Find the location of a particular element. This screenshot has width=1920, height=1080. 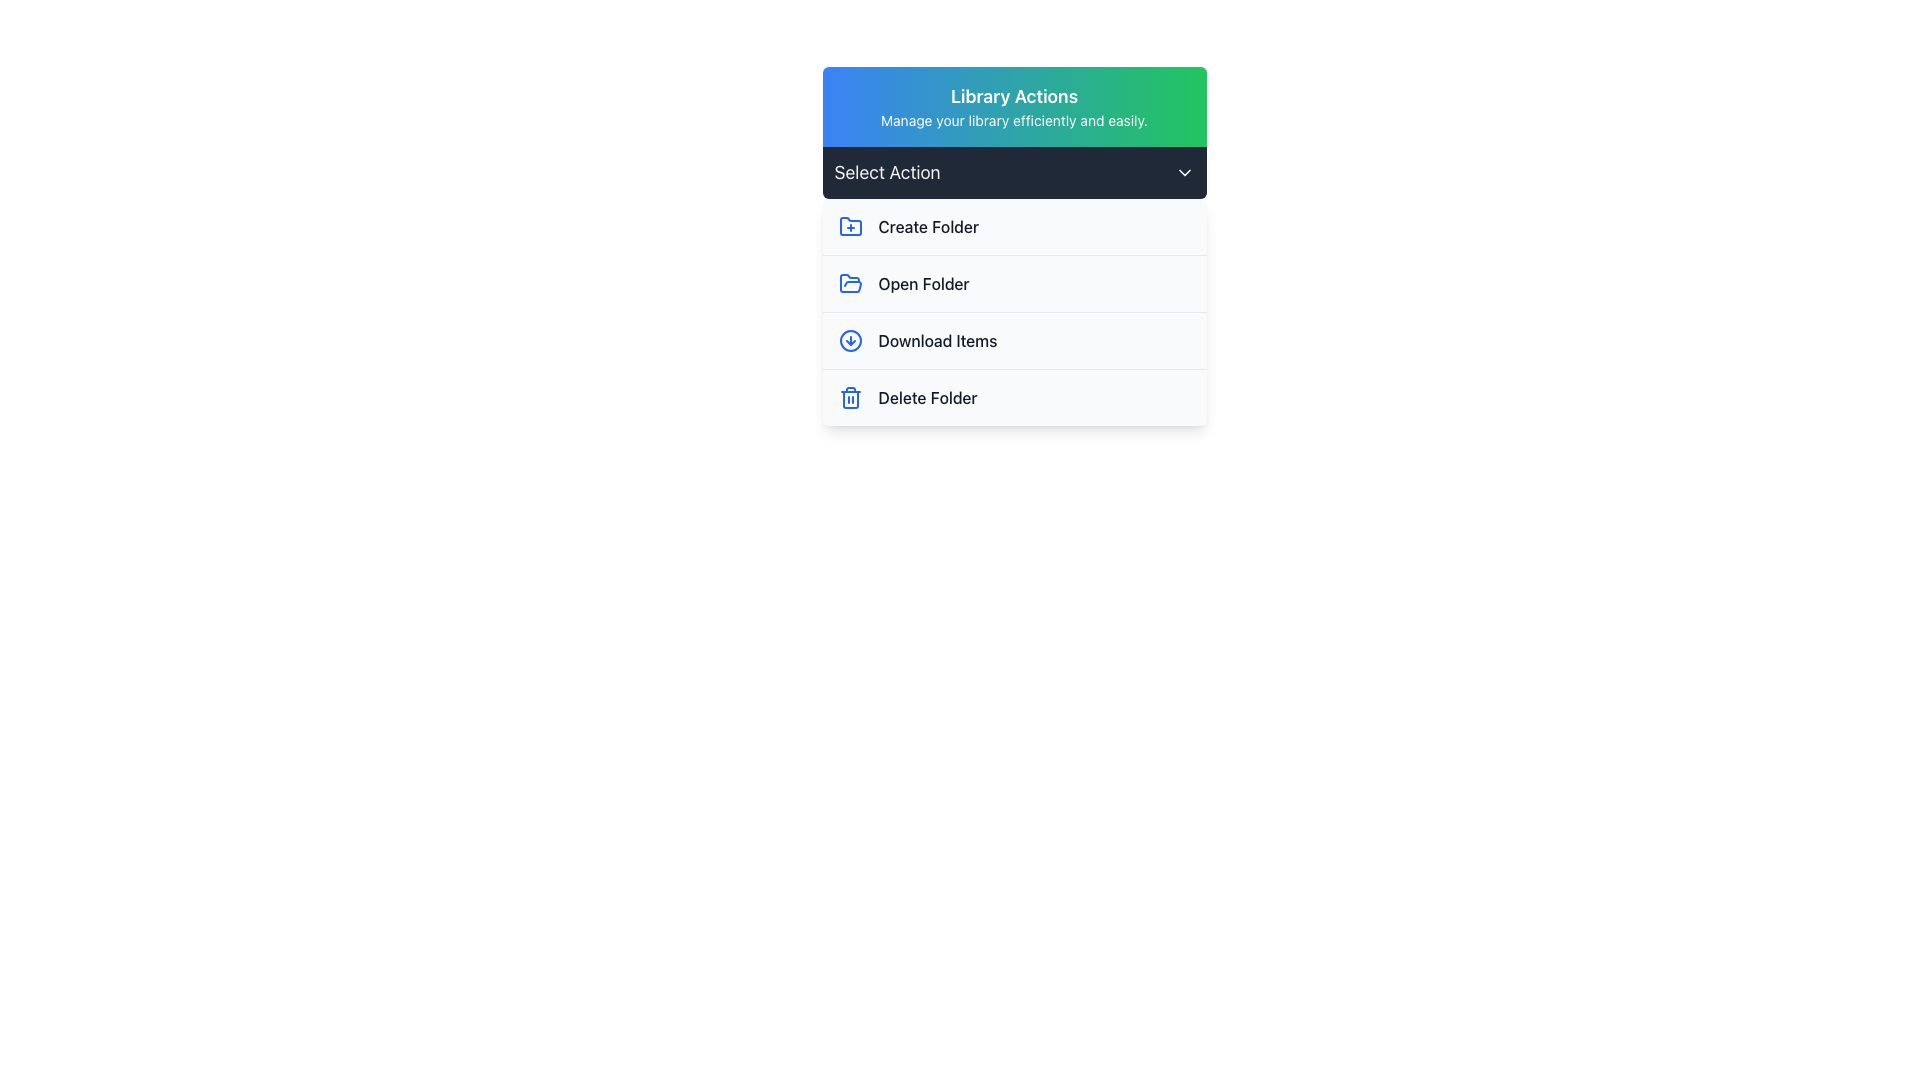

to select the 'Open Folder' option, which is a text label in a vertical list under 'Library Actions', situated below 'Create Folder' and above 'Download Items' is located at coordinates (923, 284).